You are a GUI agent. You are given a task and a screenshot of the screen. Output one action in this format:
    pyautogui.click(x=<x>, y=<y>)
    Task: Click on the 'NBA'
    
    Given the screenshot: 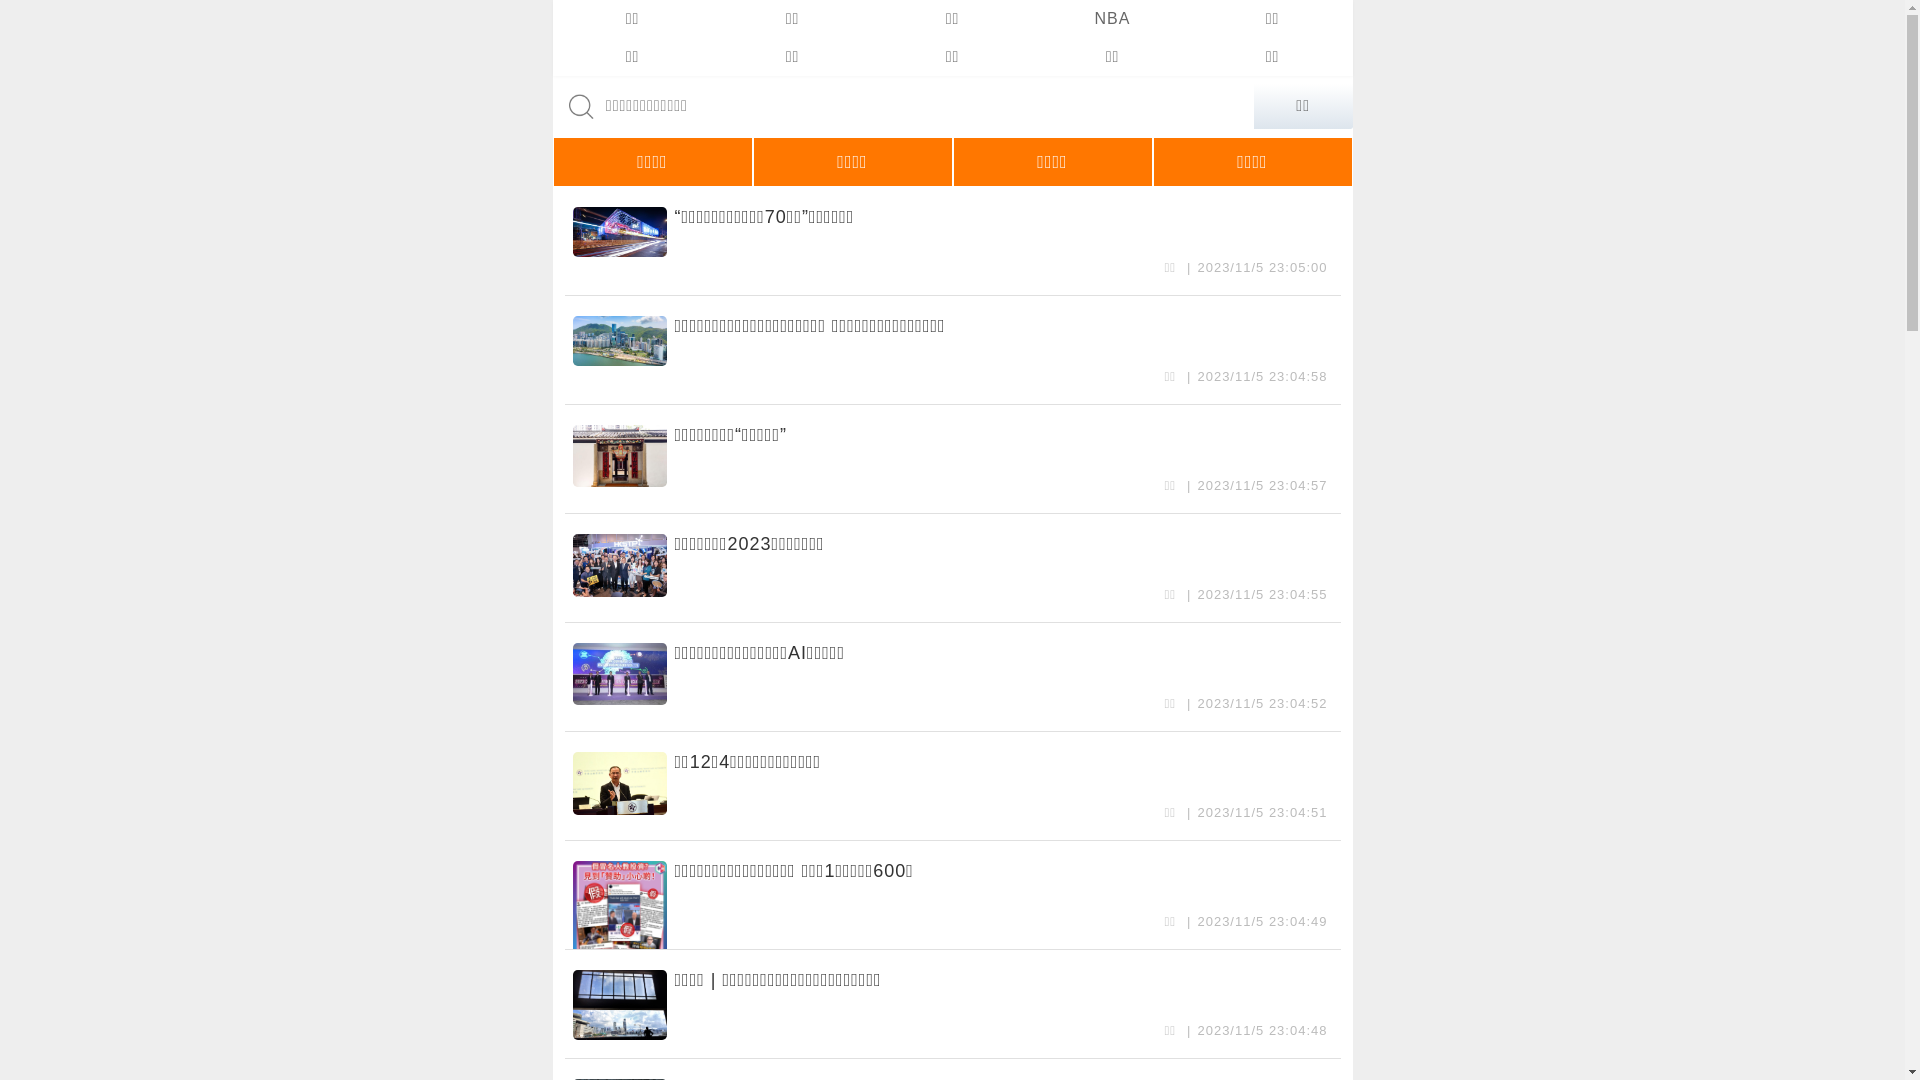 What is the action you would take?
    pyautogui.click(x=1032, y=19)
    